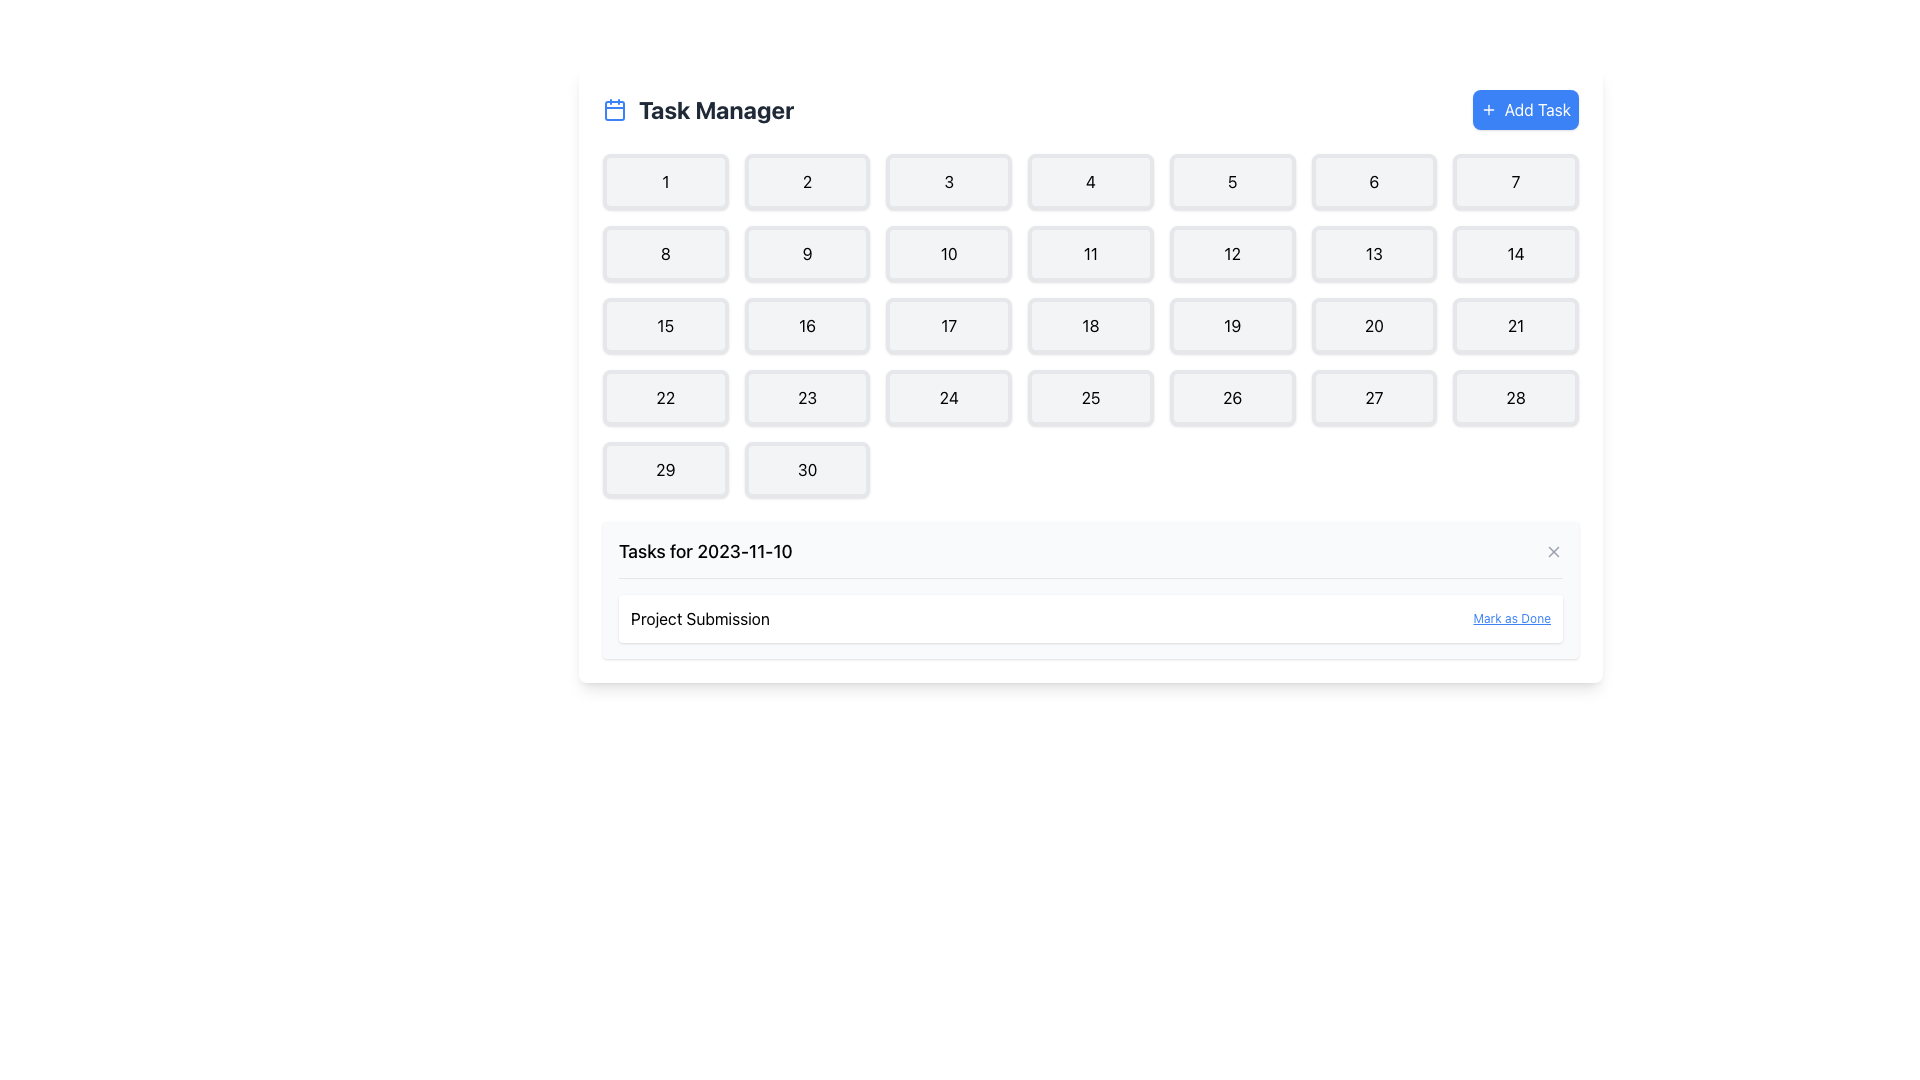 The height and width of the screenshot is (1080, 1920). What do you see at coordinates (807, 253) in the screenshot?
I see `the button in the second row, second column of the calendar grid` at bounding box center [807, 253].